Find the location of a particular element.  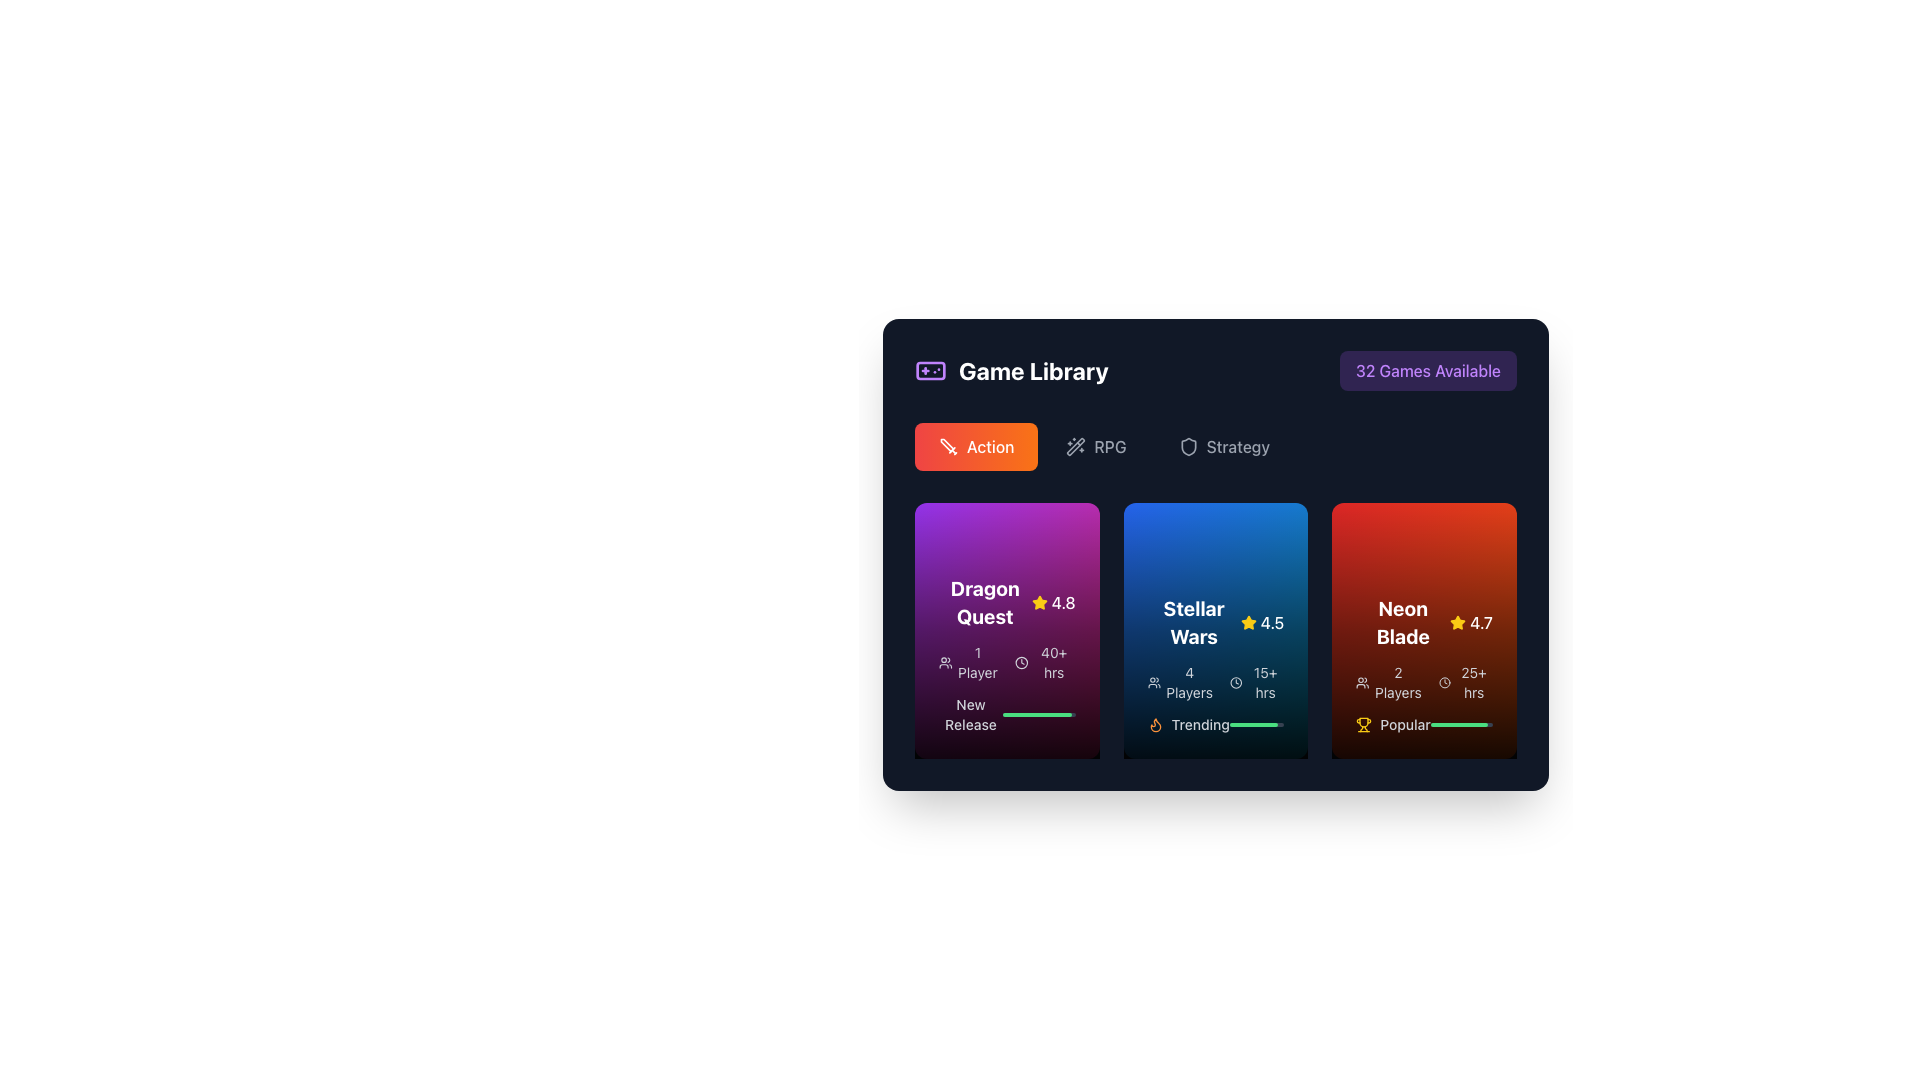

the text label displaying the rating '4.5', which is styled in a white font and located within a blue-tinted box, positioned to the right of a yellow star icon in the 'Stellar Wars' game tile is located at coordinates (1271, 622).